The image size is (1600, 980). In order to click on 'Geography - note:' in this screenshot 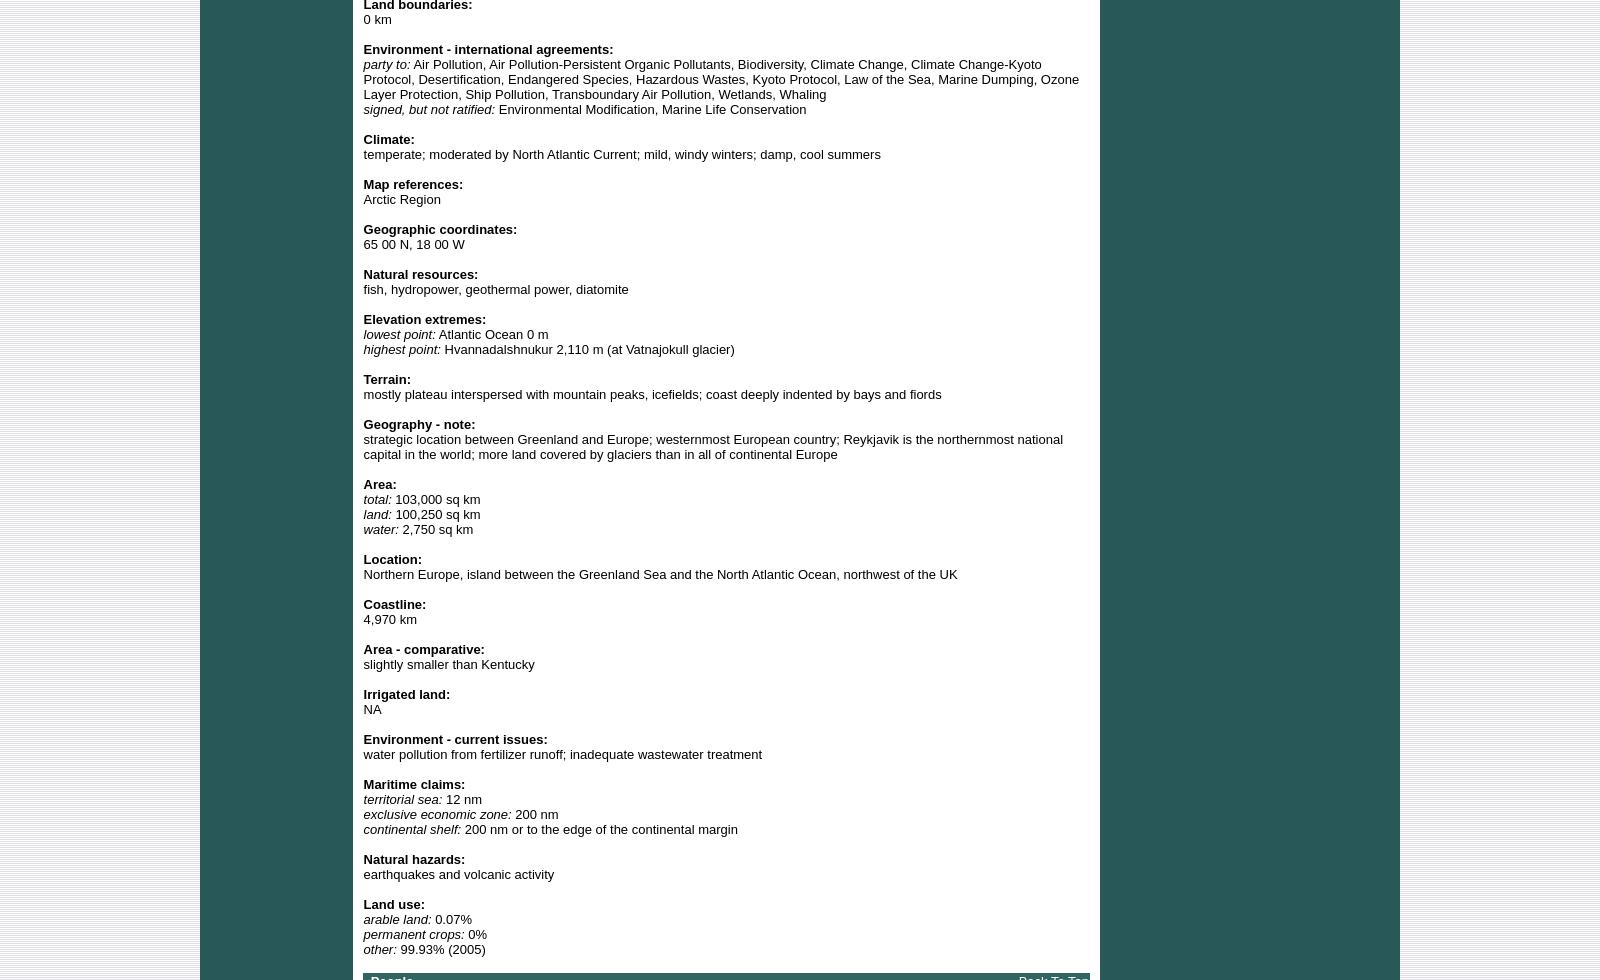, I will do `click(363, 423)`.